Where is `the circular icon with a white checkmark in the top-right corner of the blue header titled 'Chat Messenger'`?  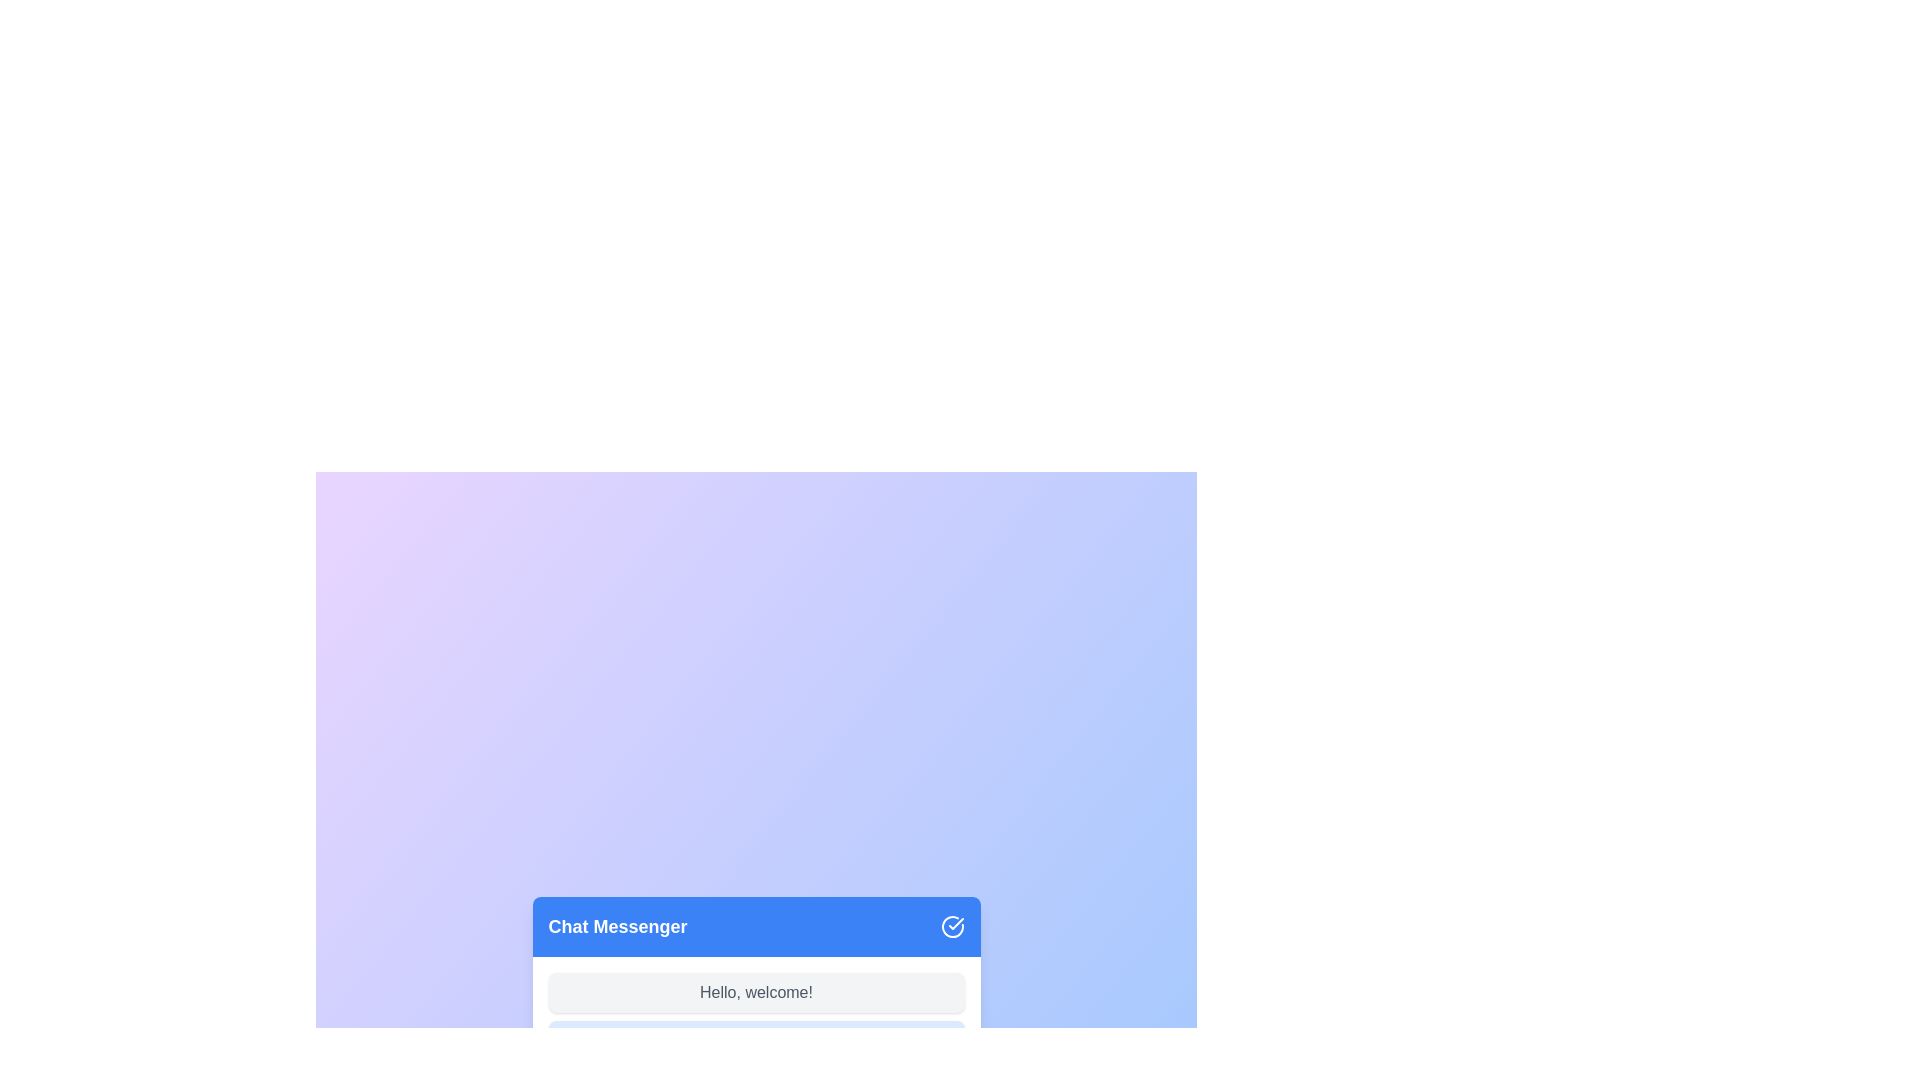 the circular icon with a white checkmark in the top-right corner of the blue header titled 'Chat Messenger' is located at coordinates (951, 926).